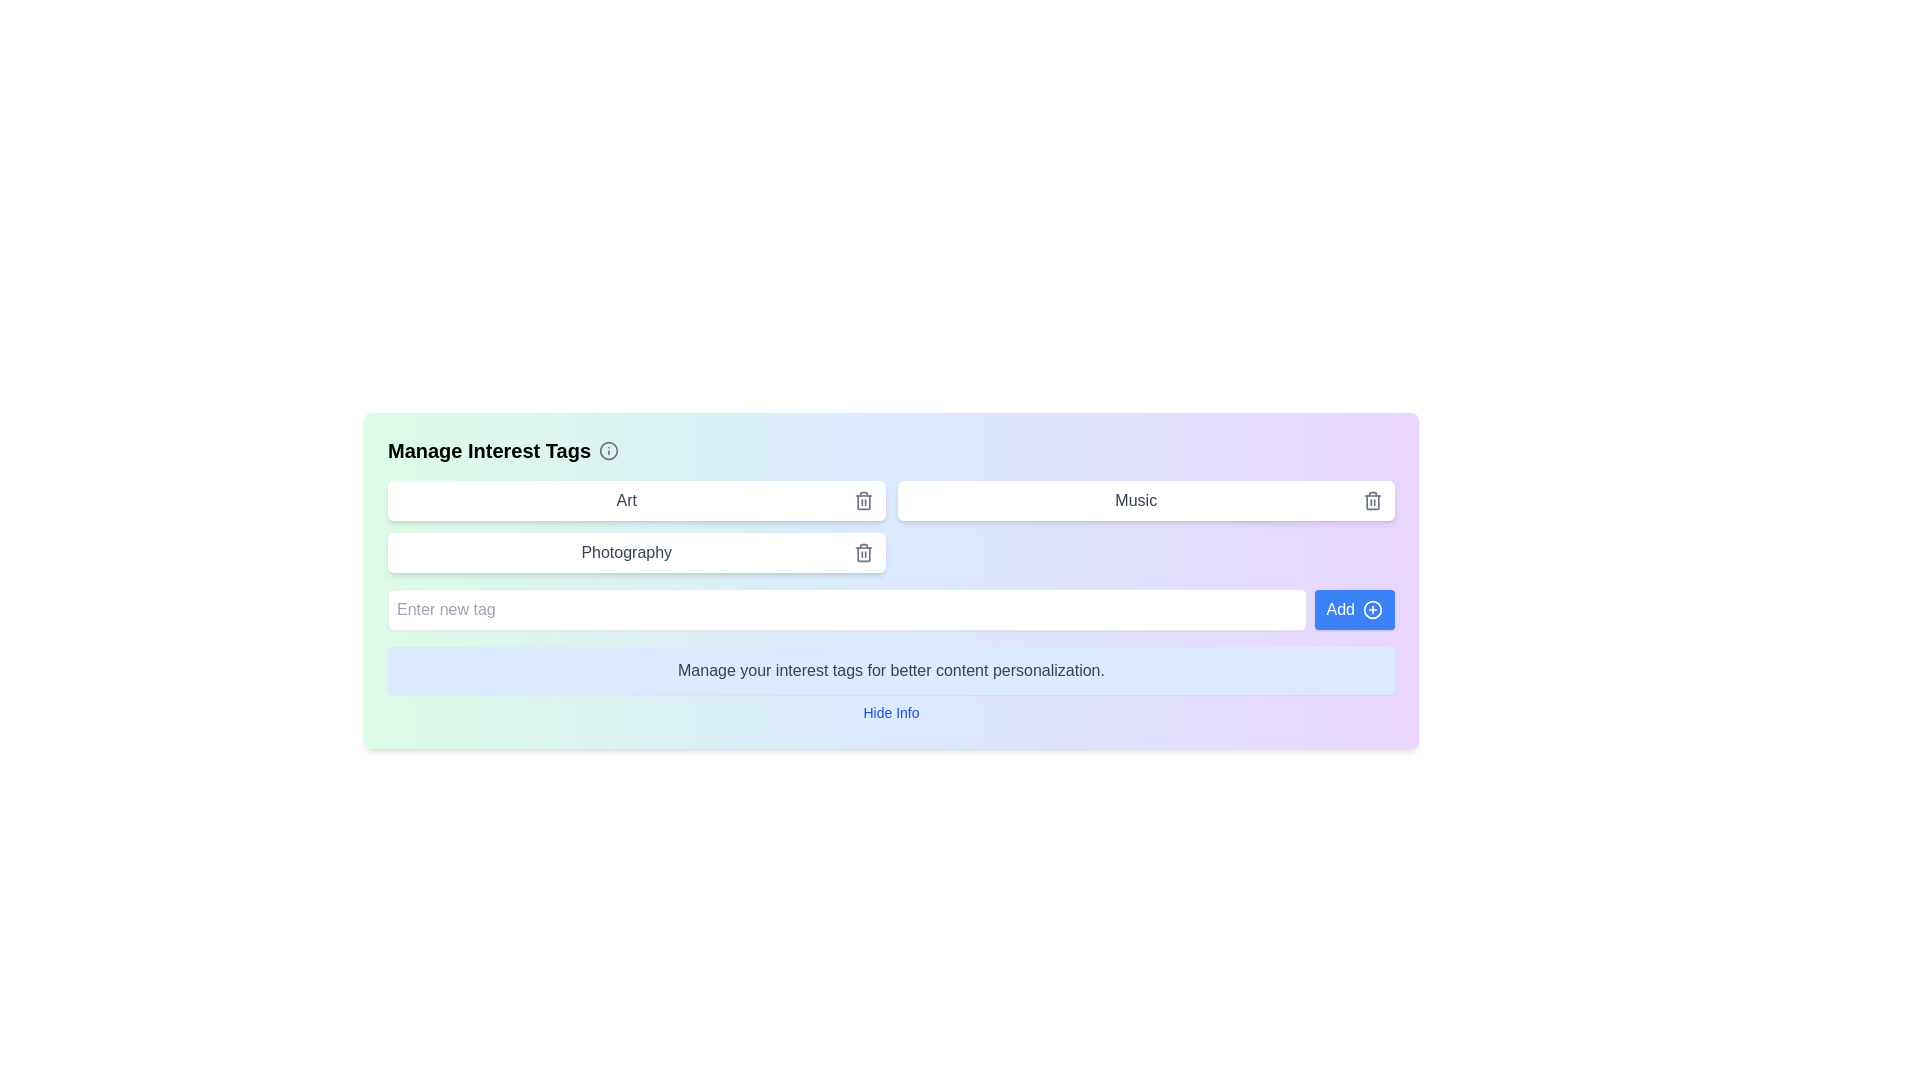 Image resolution: width=1920 pixels, height=1080 pixels. What do you see at coordinates (608, 451) in the screenshot?
I see `the Circle icon in the SVG graphic element that indicates additional information related to 'Manage Interest Tags' for accessibility purposes` at bounding box center [608, 451].